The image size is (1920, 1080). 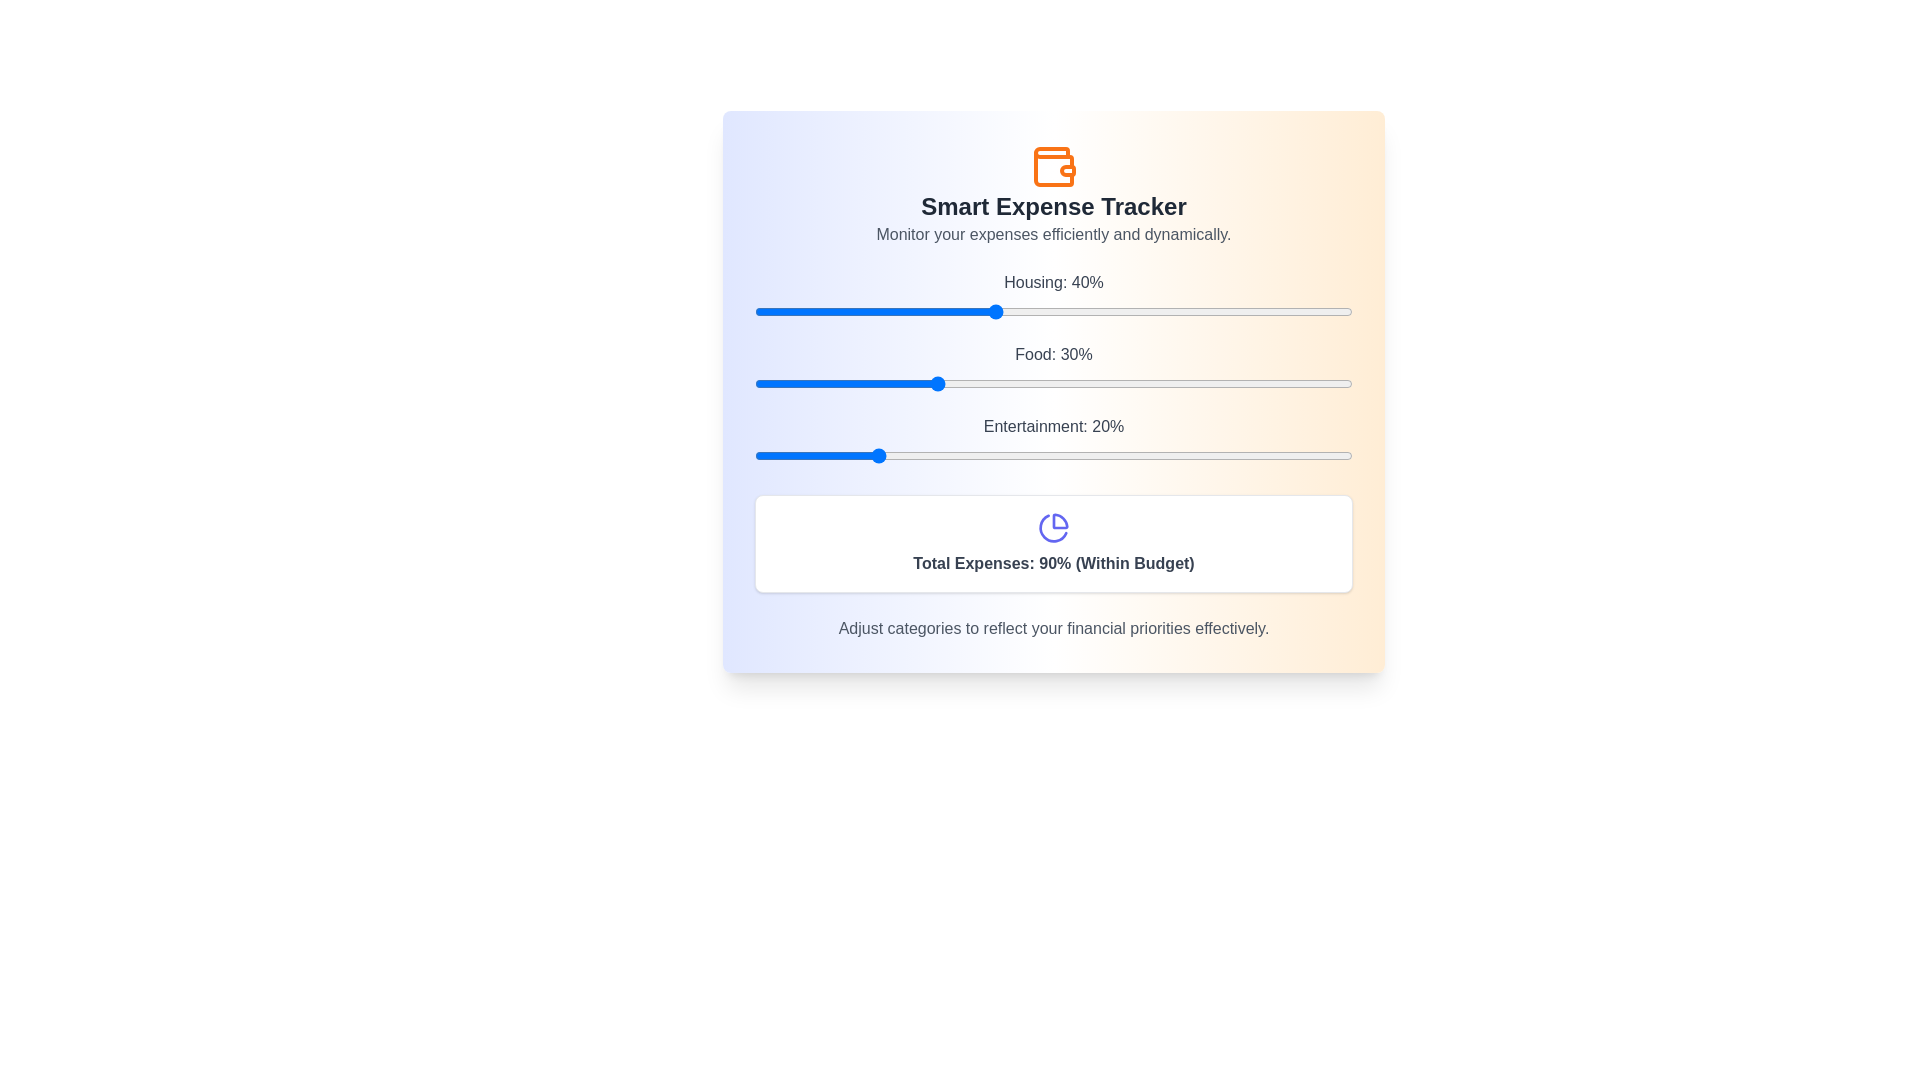 I want to click on the Food slider to set its value to 51%, so click(x=1059, y=384).